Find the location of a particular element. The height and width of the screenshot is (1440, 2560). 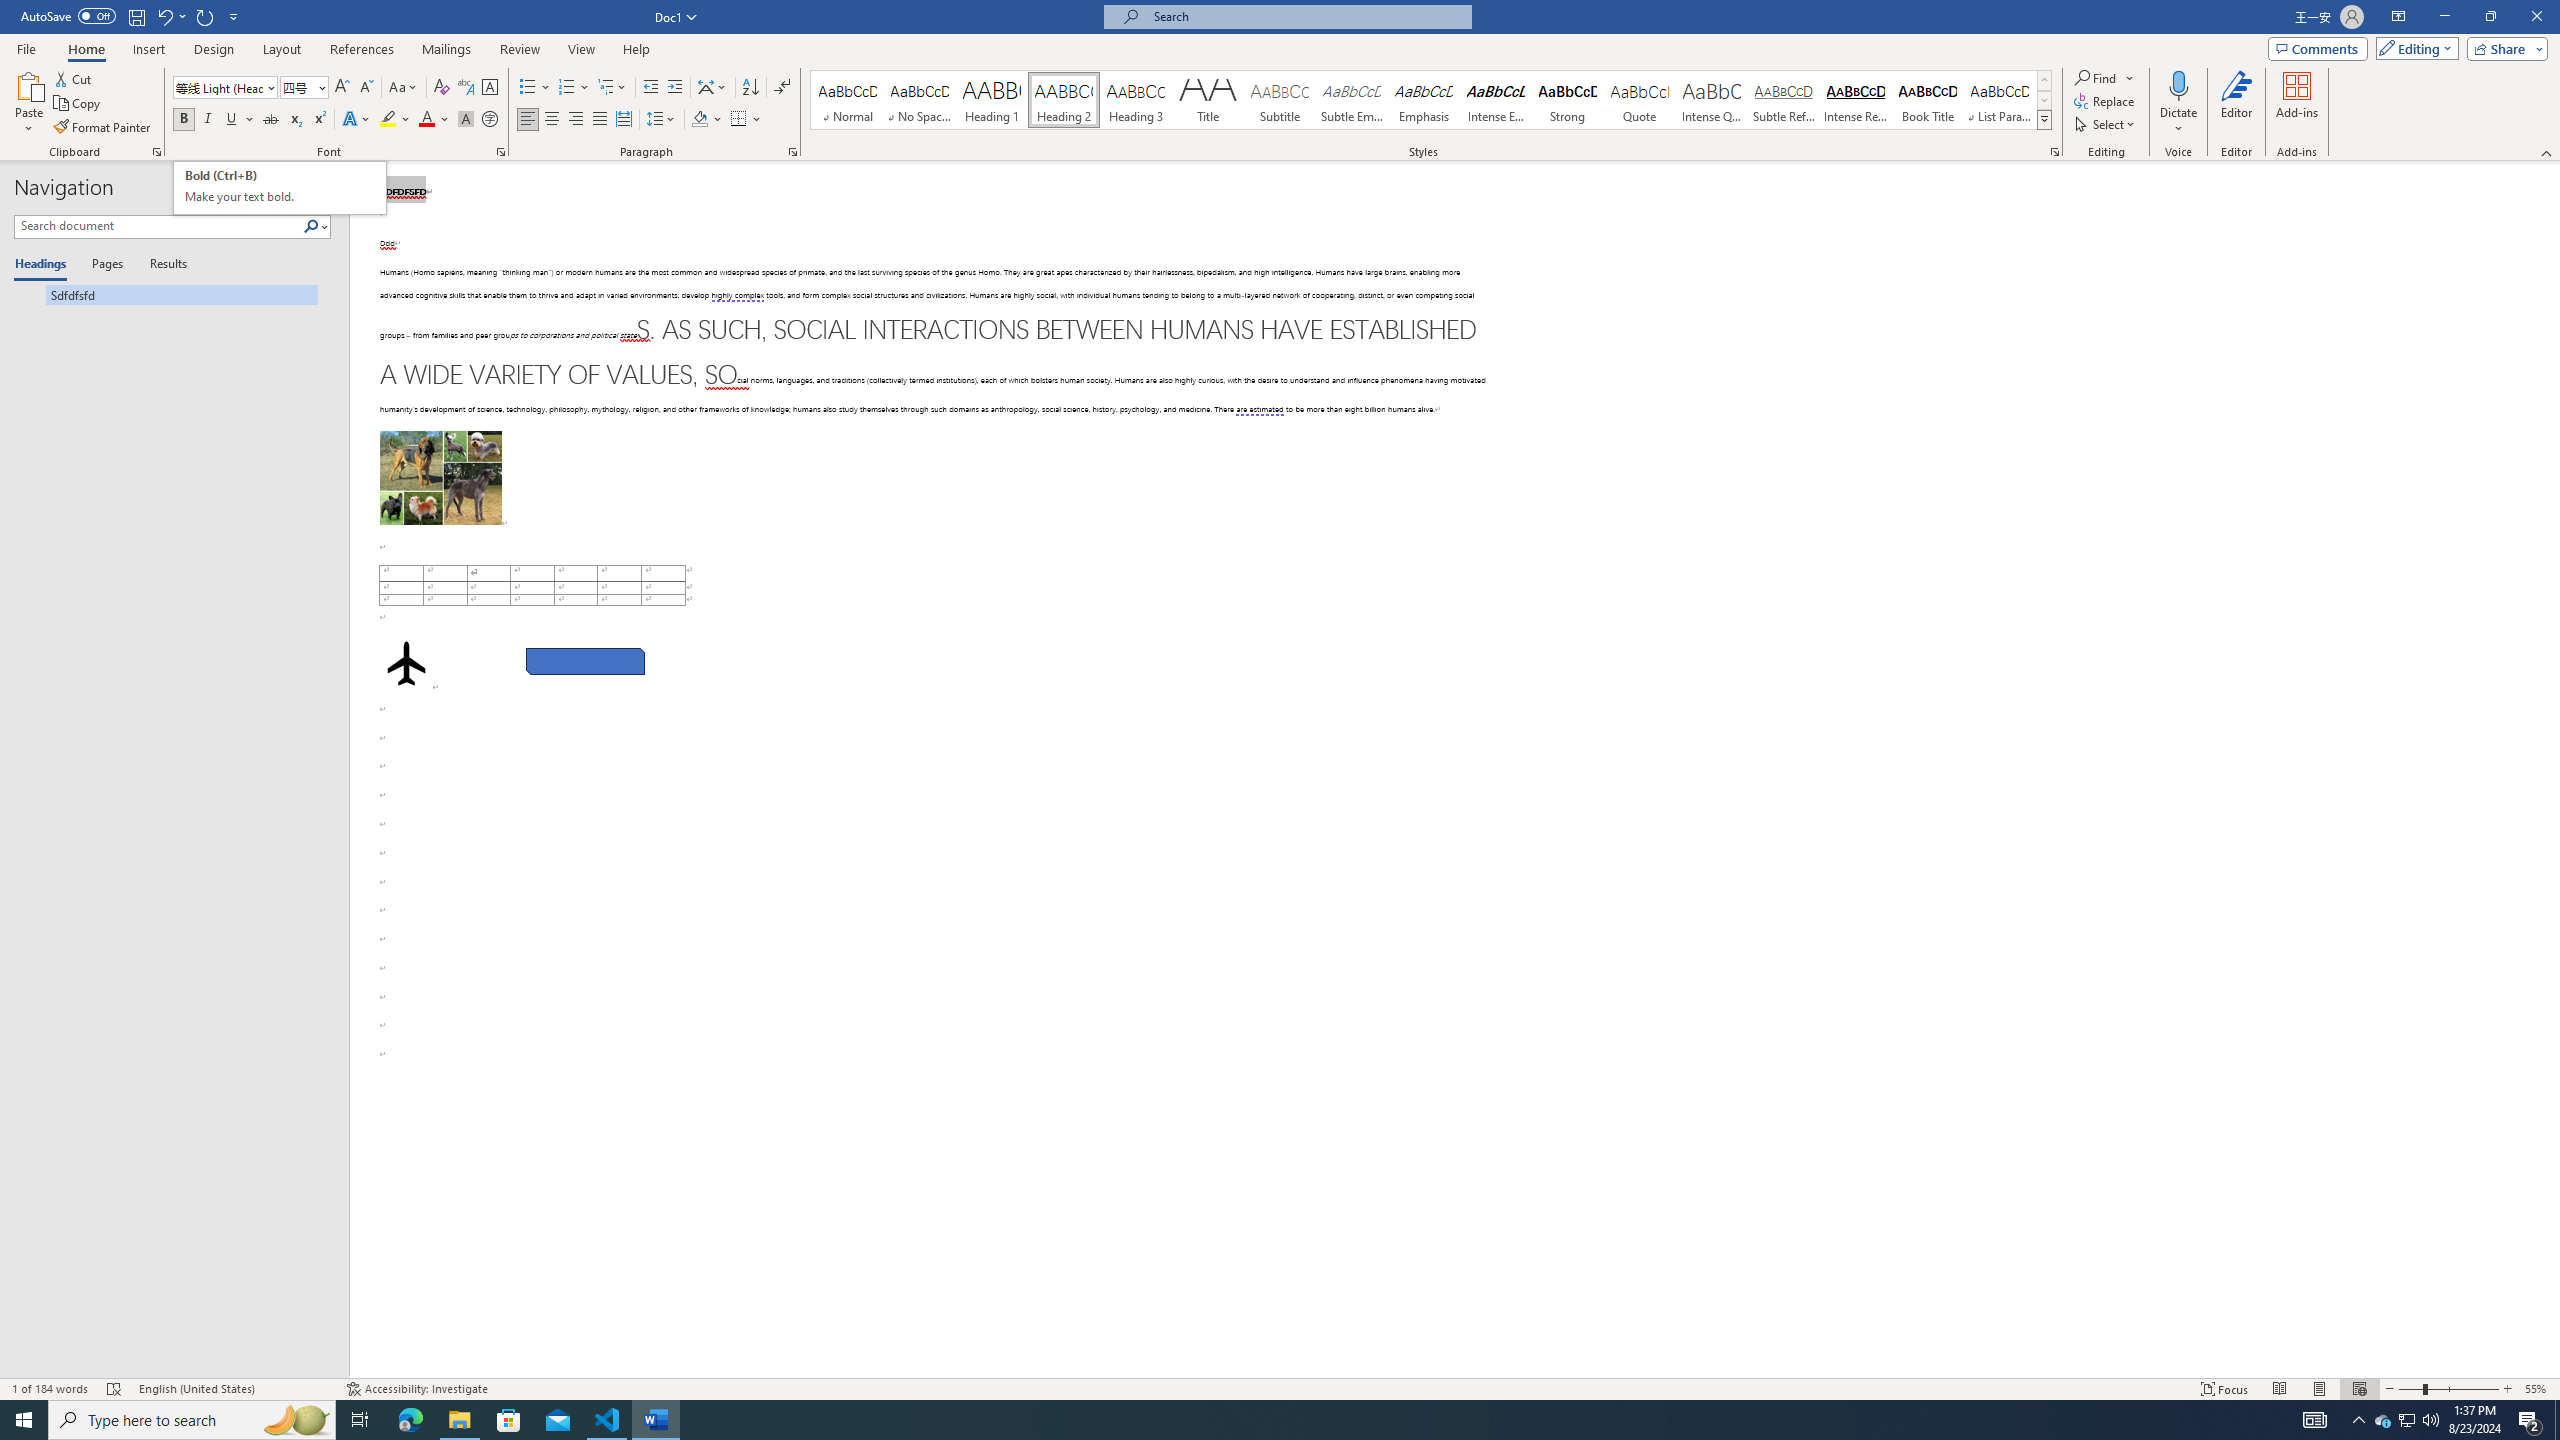

'Shrink Font' is located at coordinates (366, 87).